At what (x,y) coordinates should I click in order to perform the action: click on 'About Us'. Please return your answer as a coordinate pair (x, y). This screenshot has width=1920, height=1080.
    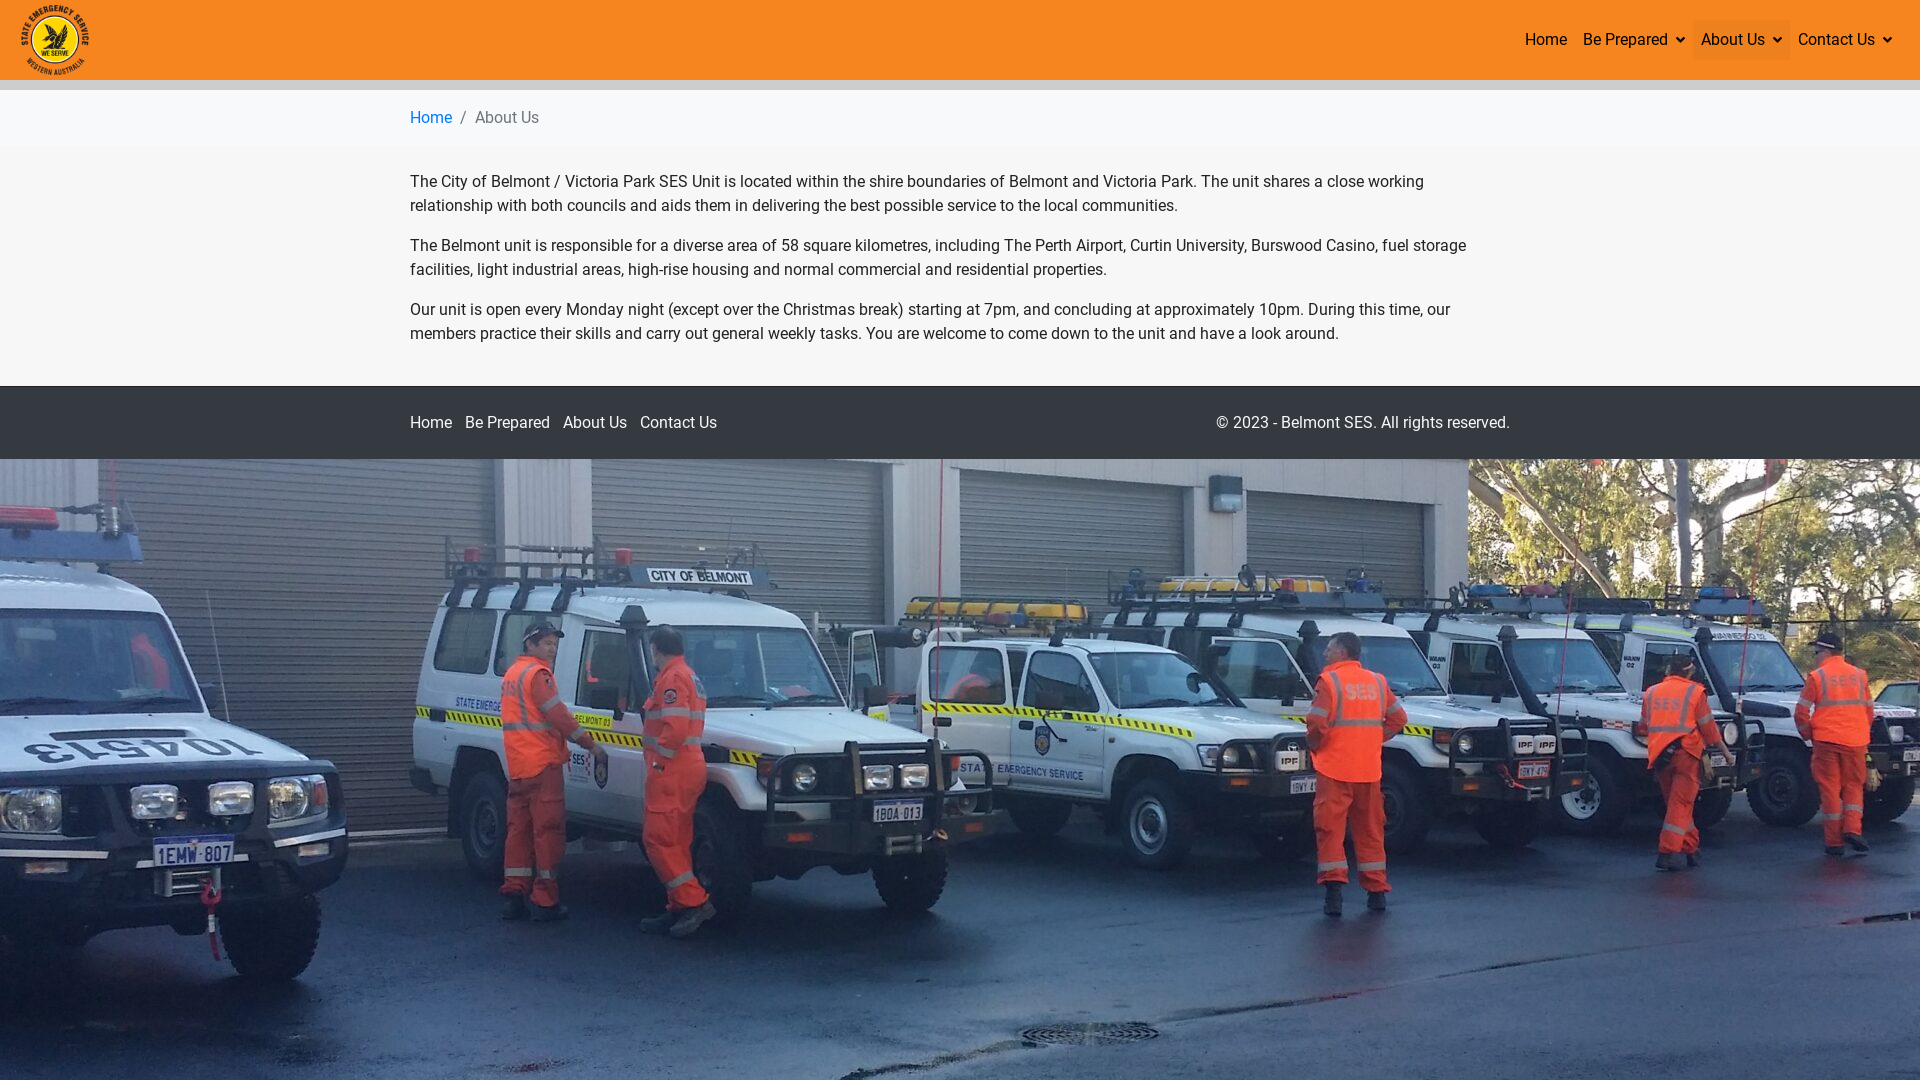
    Looking at the image, I should click on (1740, 39).